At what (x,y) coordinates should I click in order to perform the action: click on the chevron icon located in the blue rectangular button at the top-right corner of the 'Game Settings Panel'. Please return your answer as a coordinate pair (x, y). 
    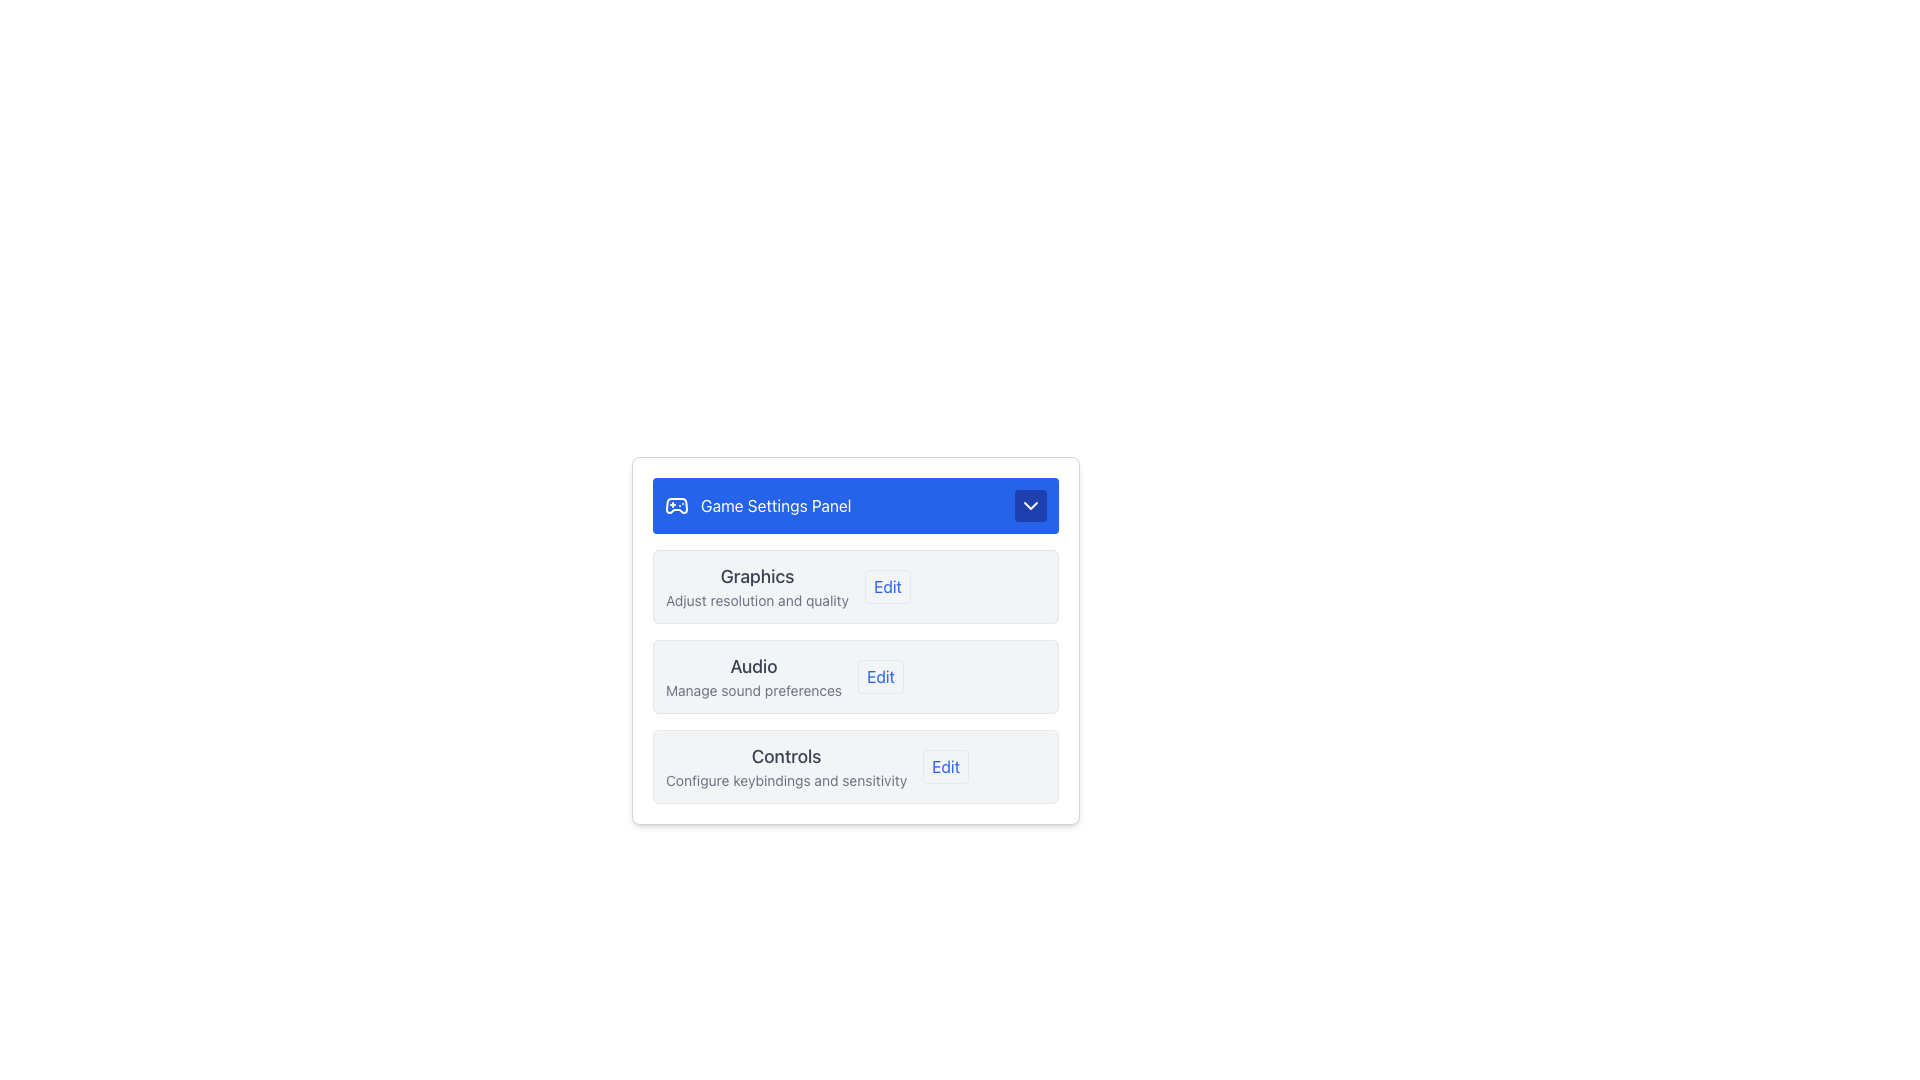
    Looking at the image, I should click on (1031, 504).